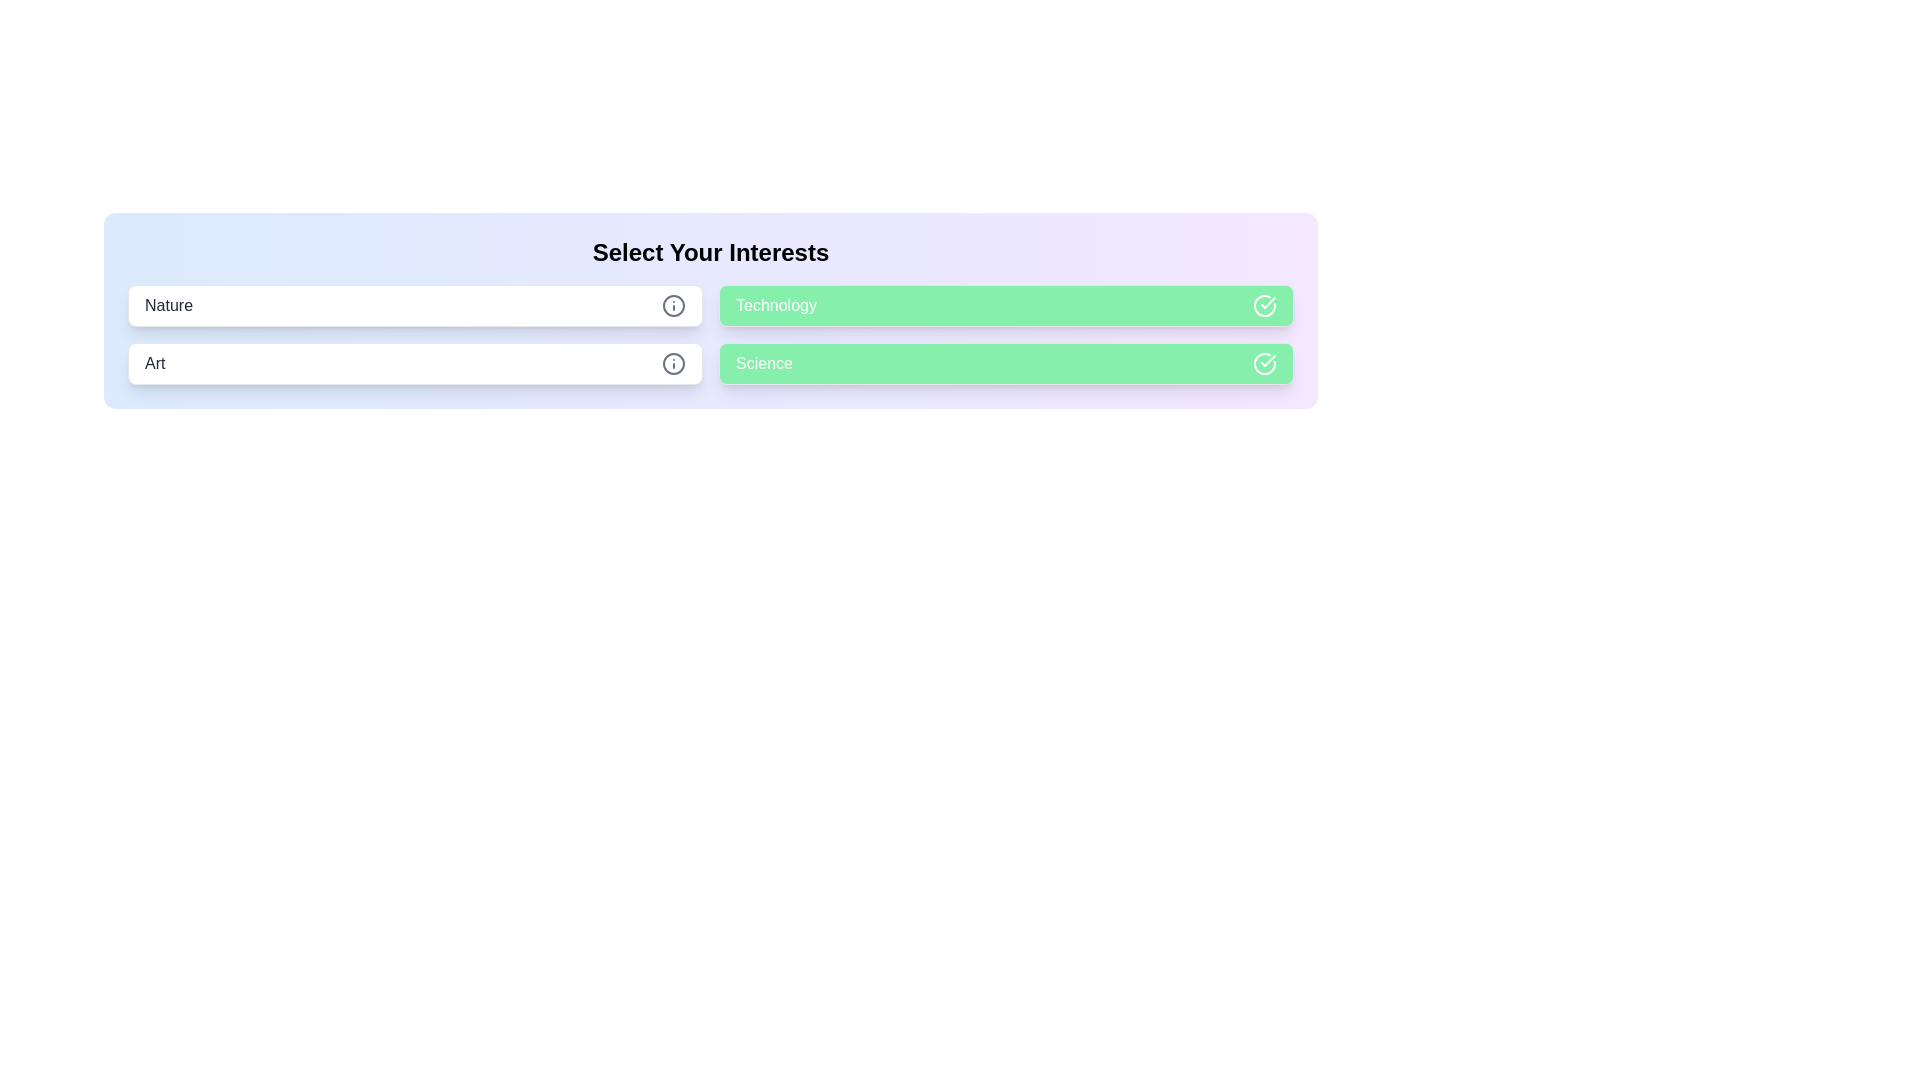 The image size is (1920, 1080). Describe the element at coordinates (414, 305) in the screenshot. I see `the chip labeled Nature` at that location.